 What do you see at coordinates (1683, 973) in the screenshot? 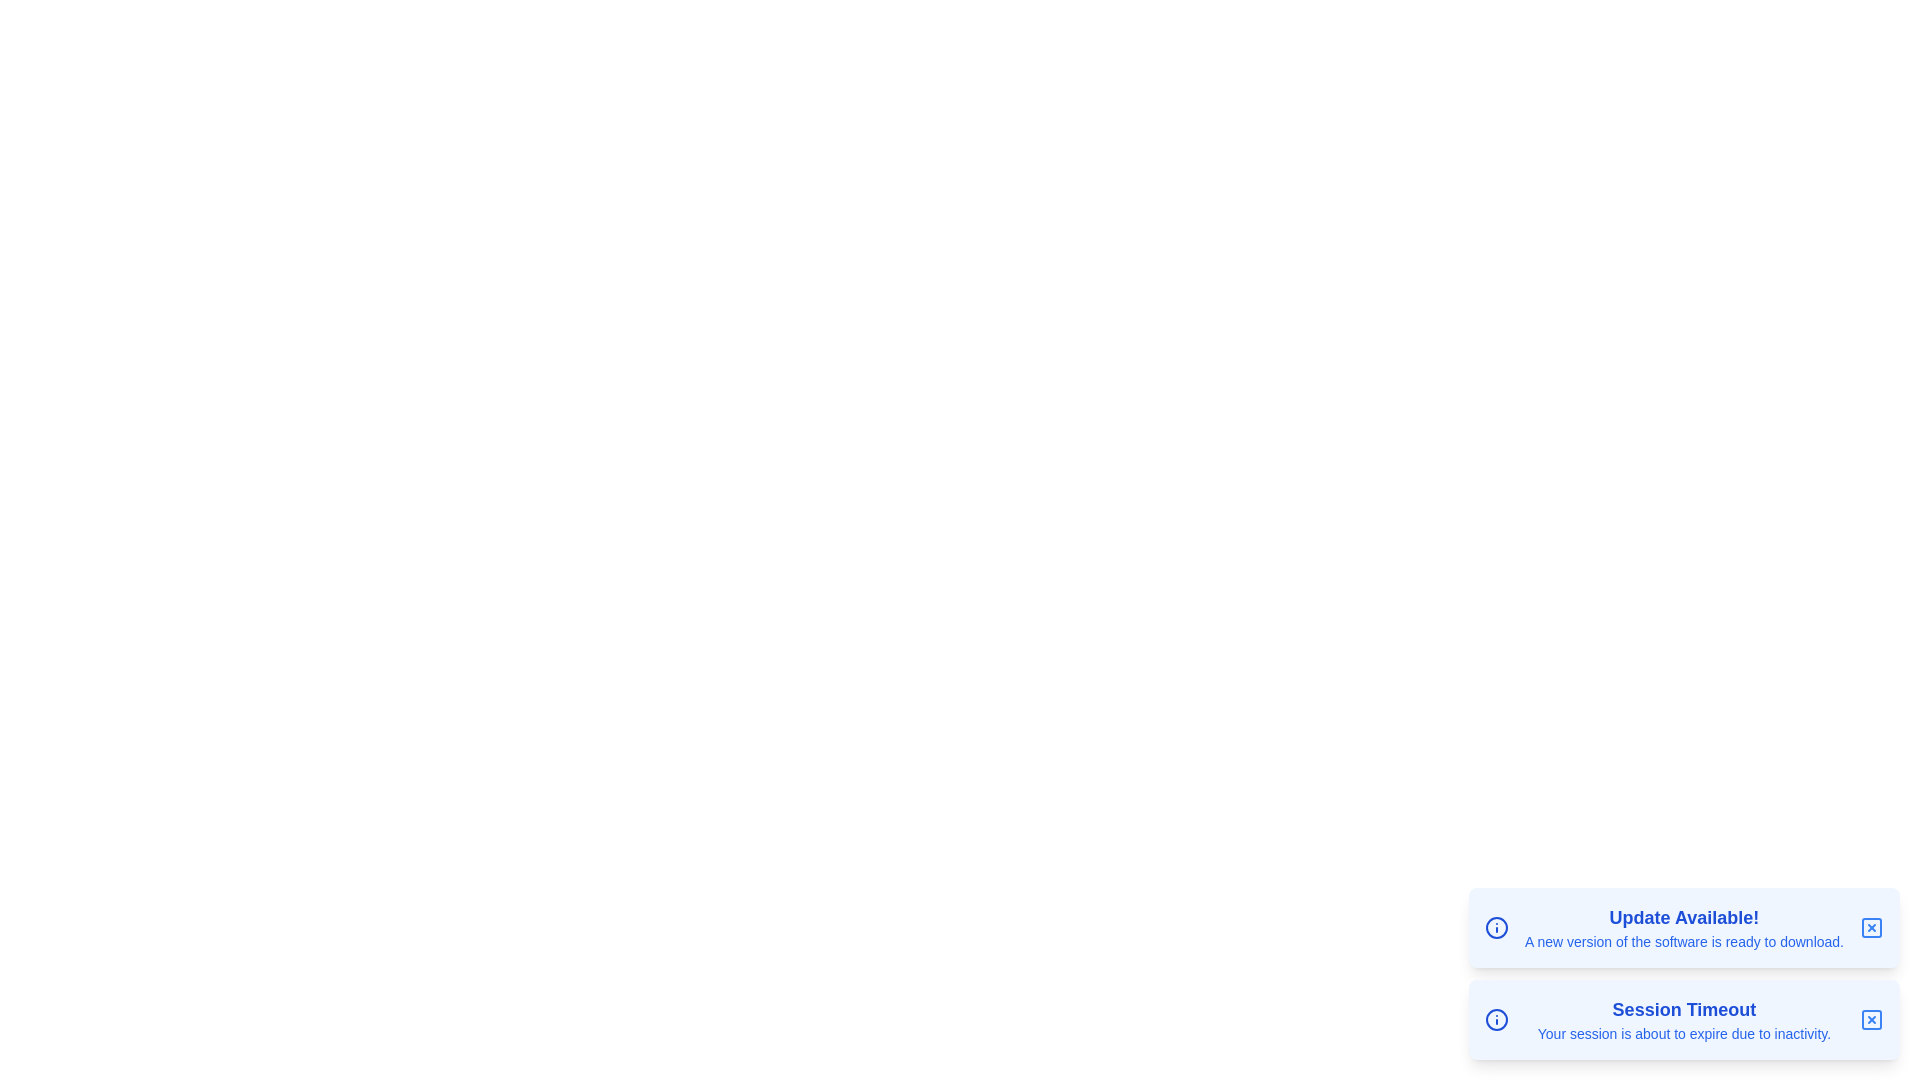
I see `the notification area to focus on it` at bounding box center [1683, 973].